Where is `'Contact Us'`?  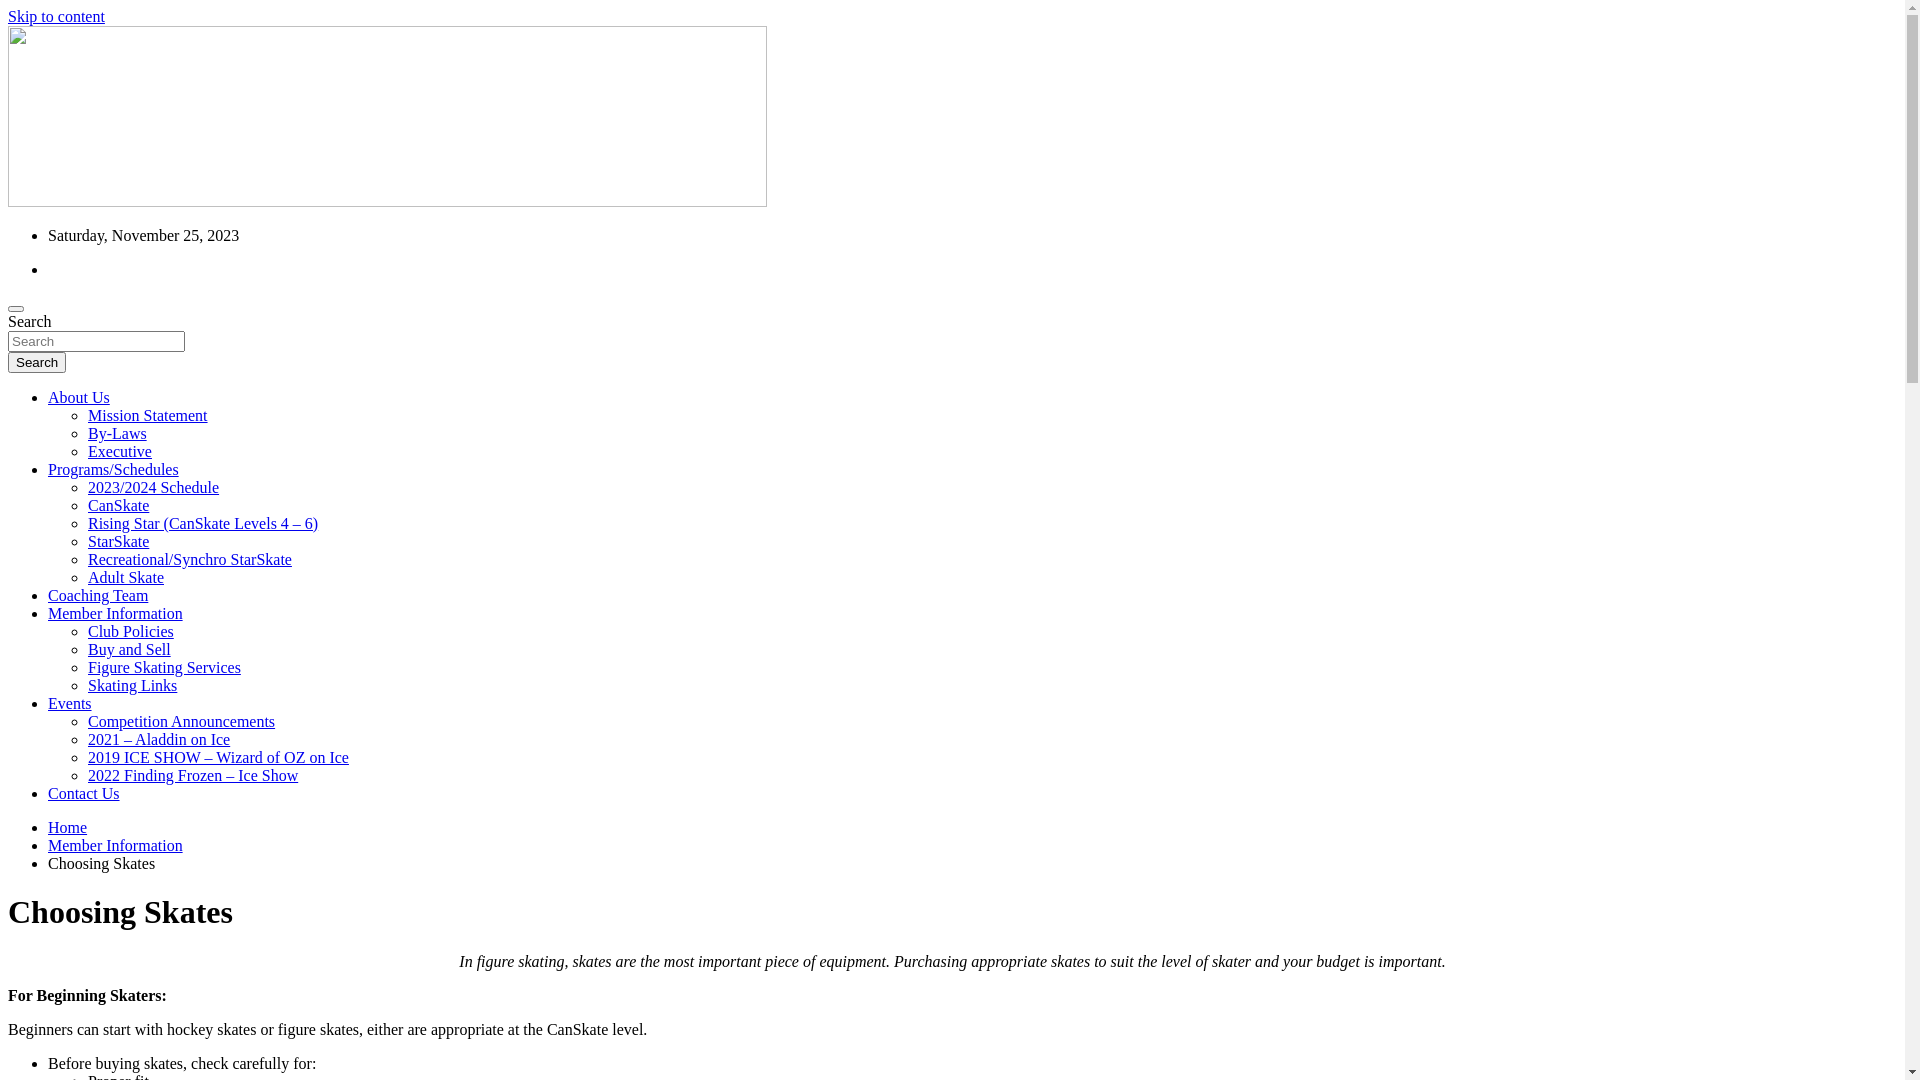 'Contact Us' is located at coordinates (82, 792).